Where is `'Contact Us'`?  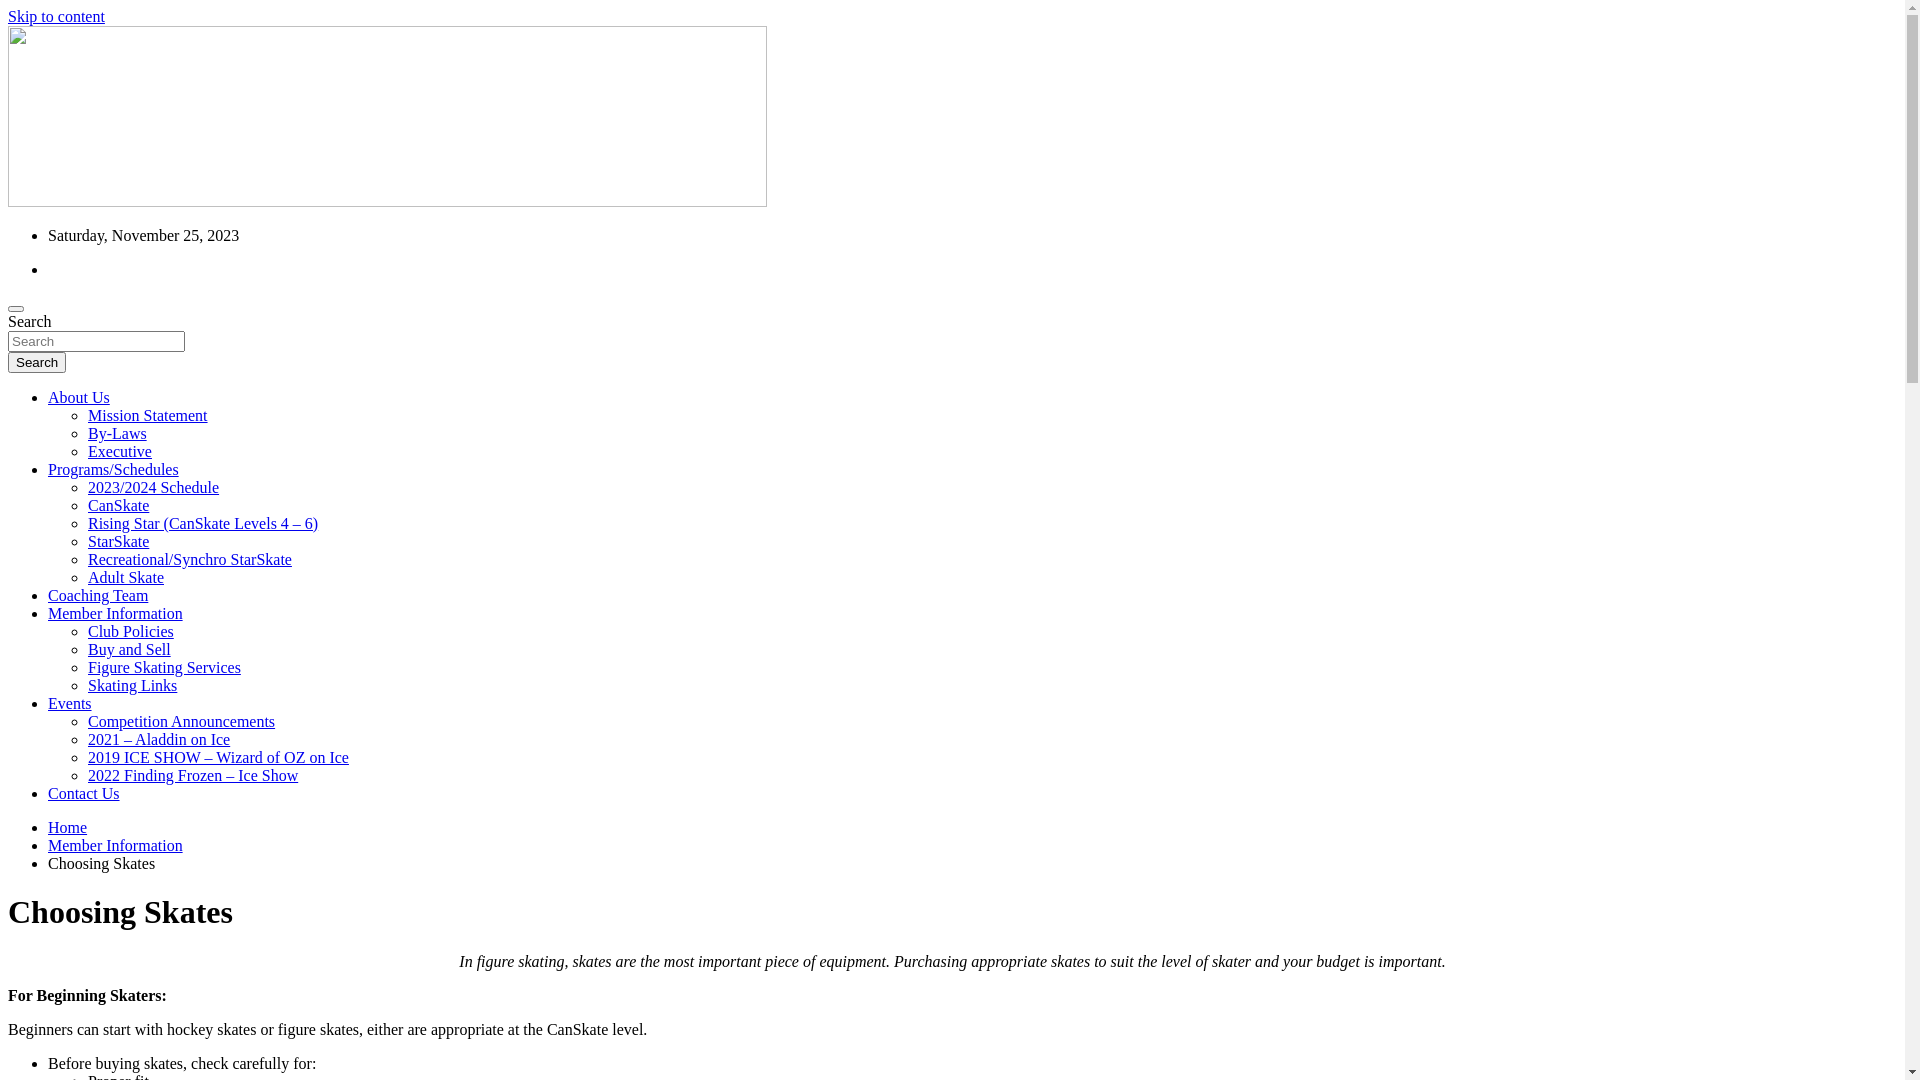 'Contact Us' is located at coordinates (82, 792).